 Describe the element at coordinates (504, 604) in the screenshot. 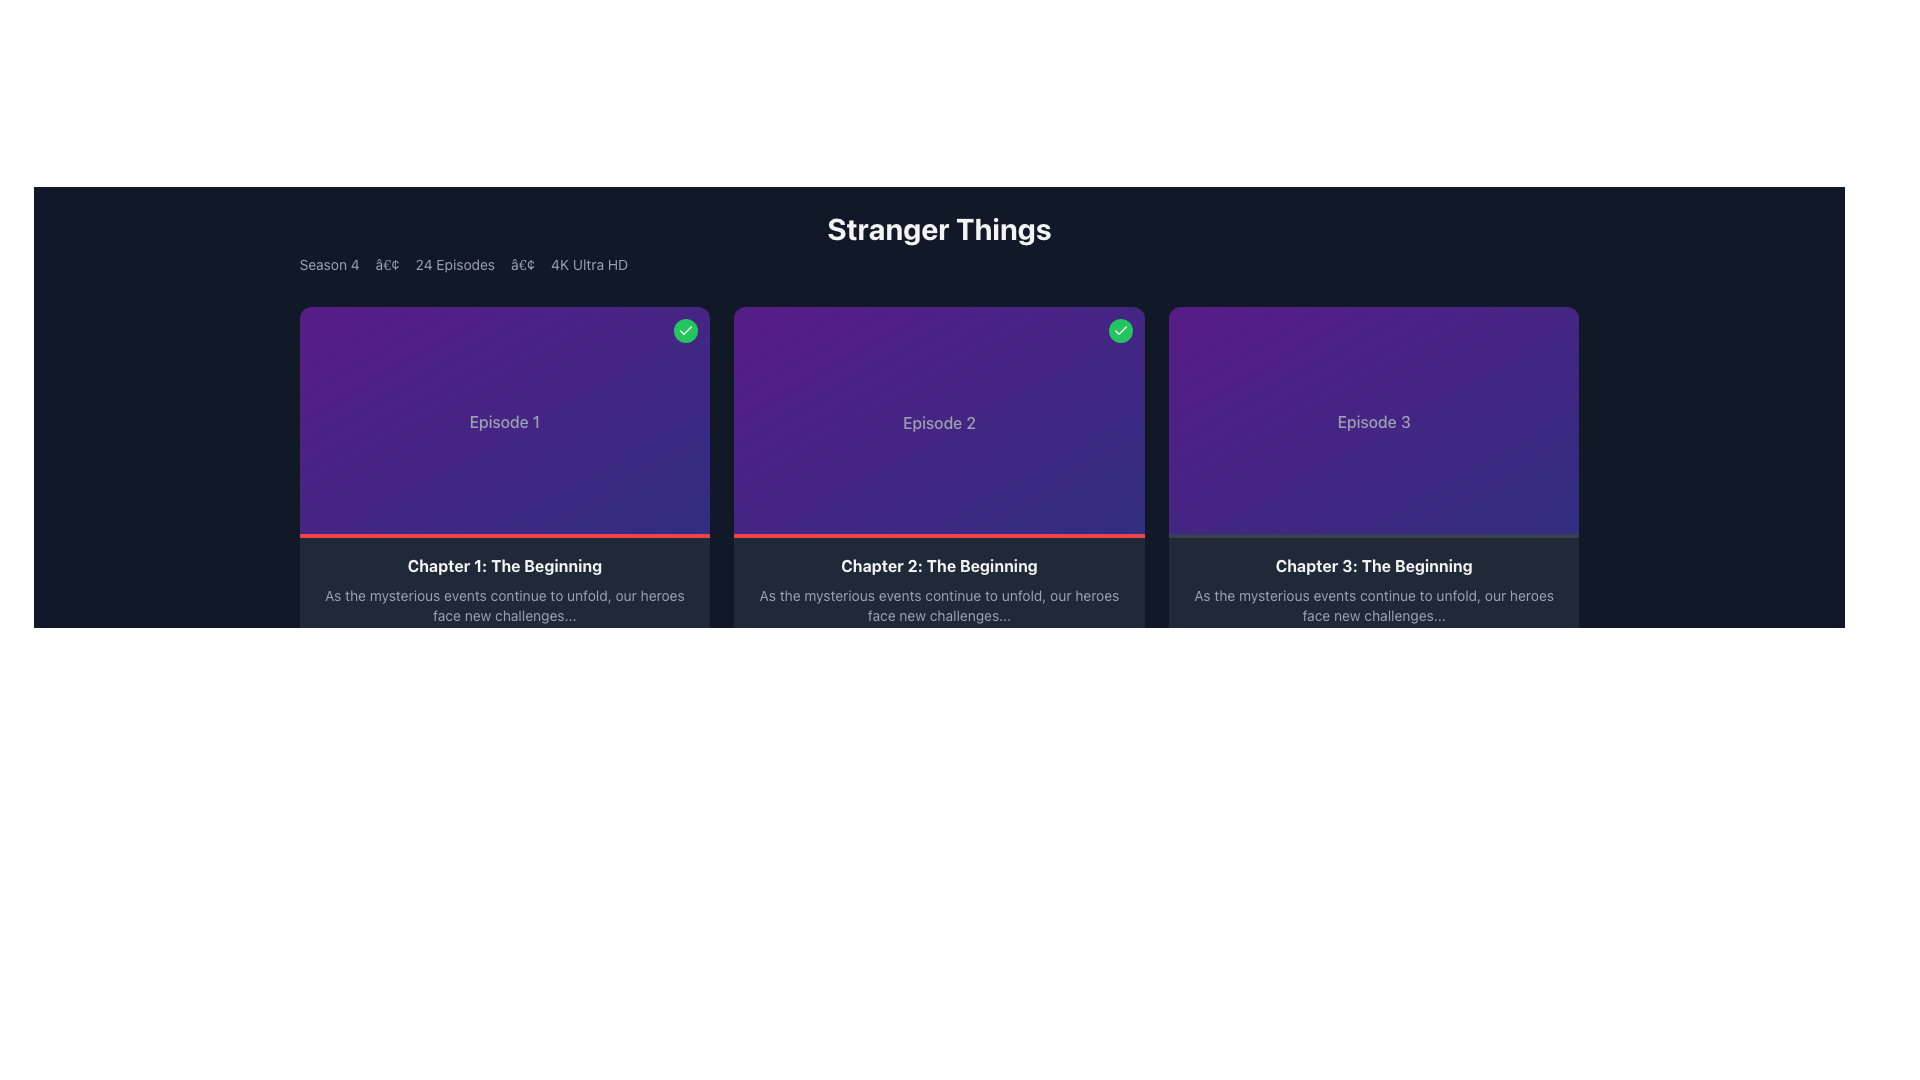

I see `the text element that provides a brief narrative or description of the episode, located below 'Chapter 1: The Beginning'` at that location.